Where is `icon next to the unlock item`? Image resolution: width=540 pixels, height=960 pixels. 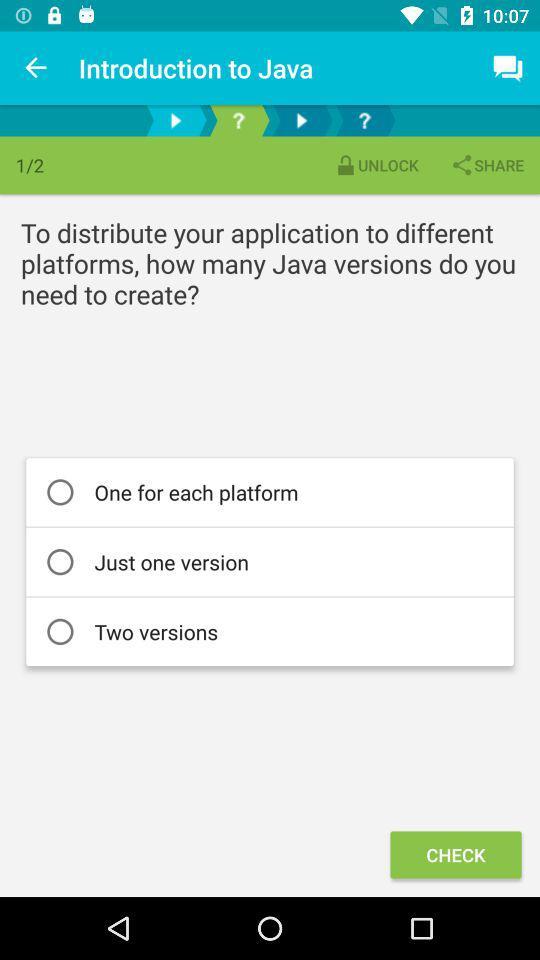
icon next to the unlock item is located at coordinates (486, 164).